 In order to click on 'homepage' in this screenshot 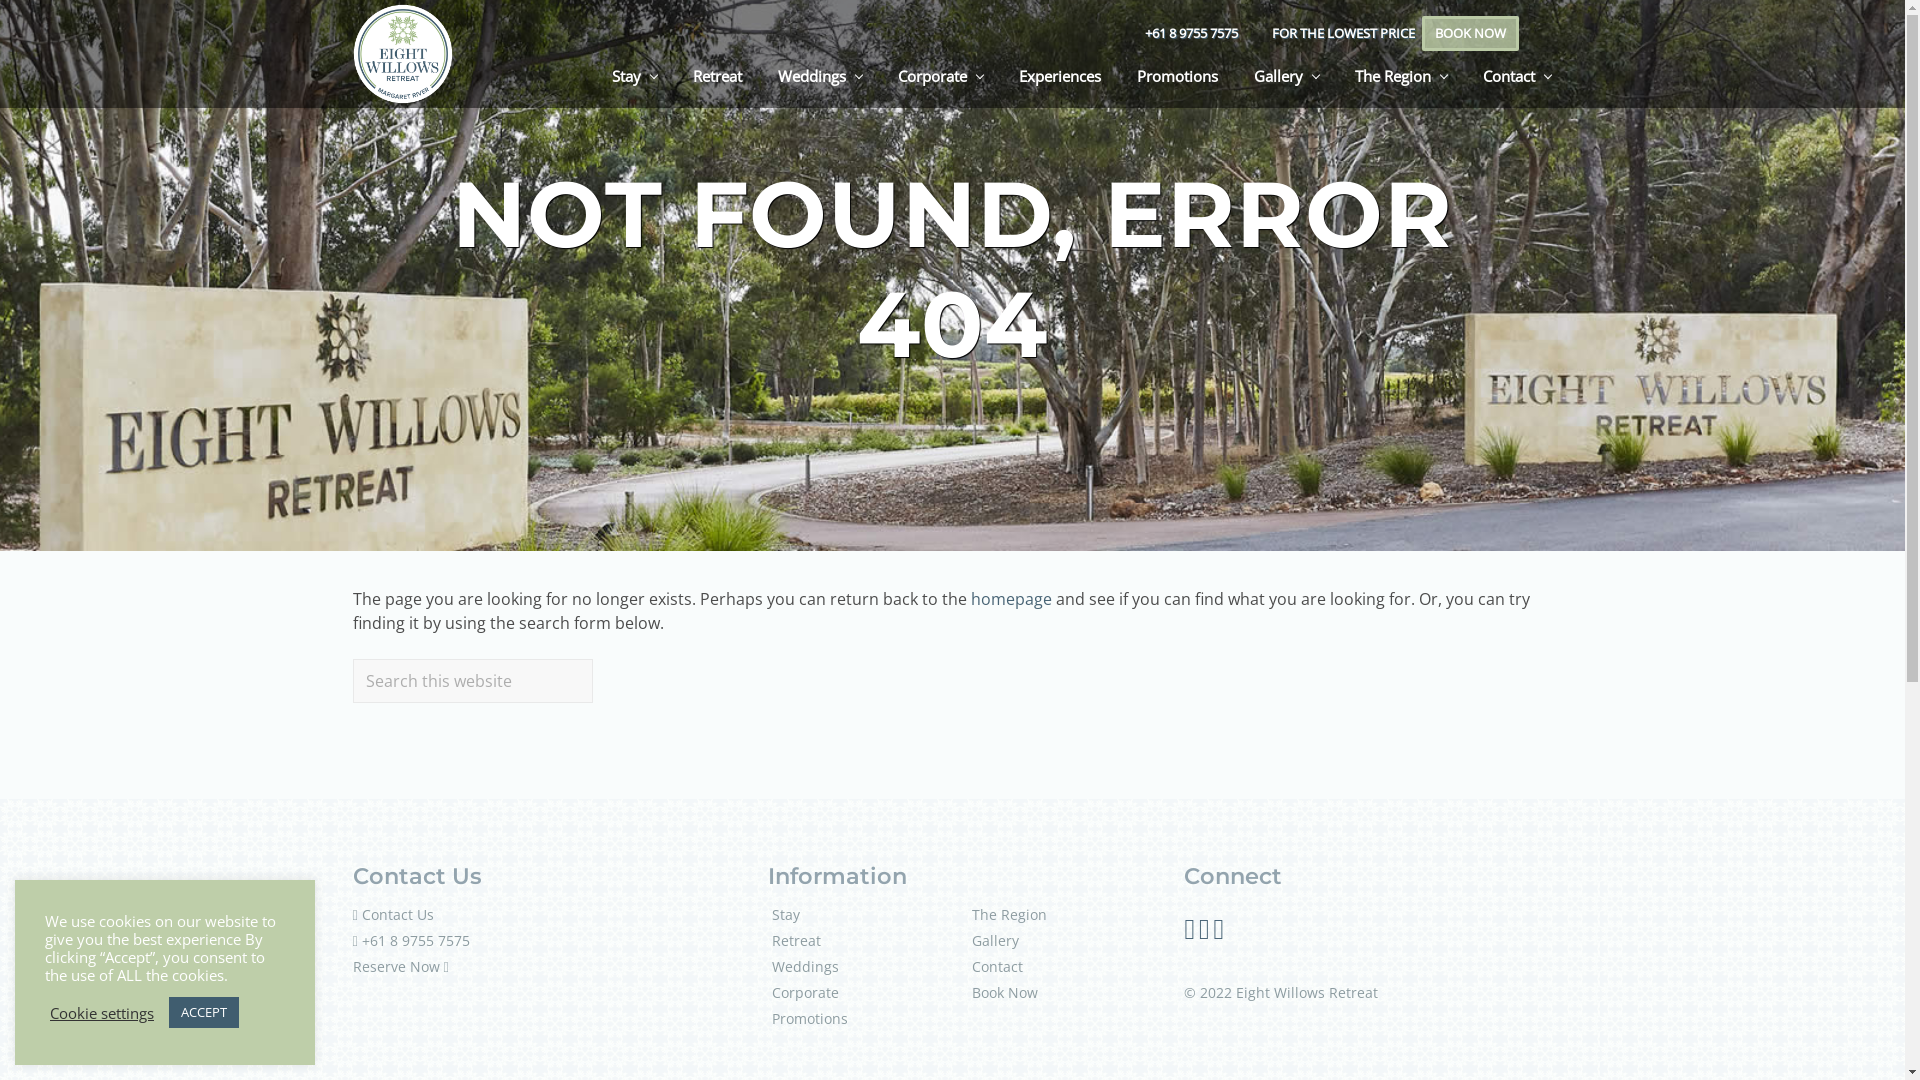, I will do `click(1010, 597)`.